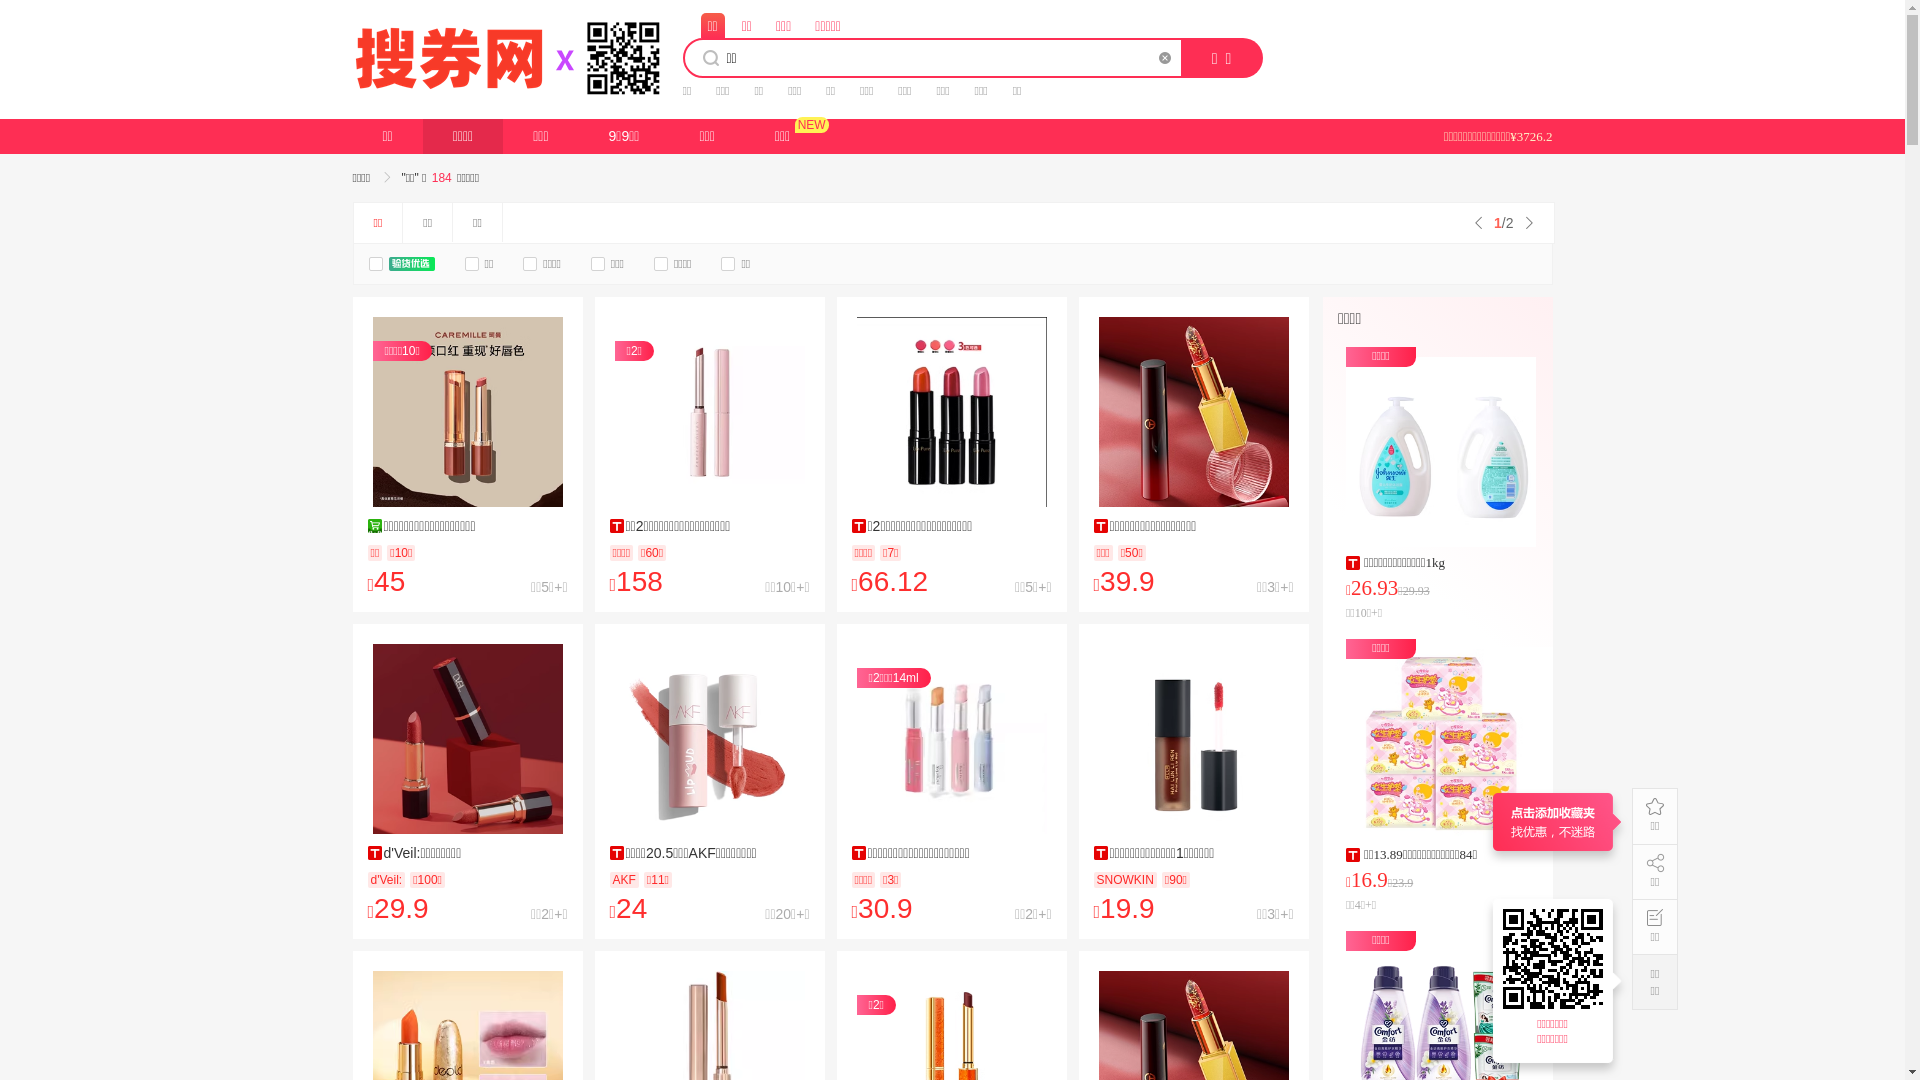 Image resolution: width=1920 pixels, height=1080 pixels. I want to click on 'https://17.souquan.wang', so click(1554, 958).